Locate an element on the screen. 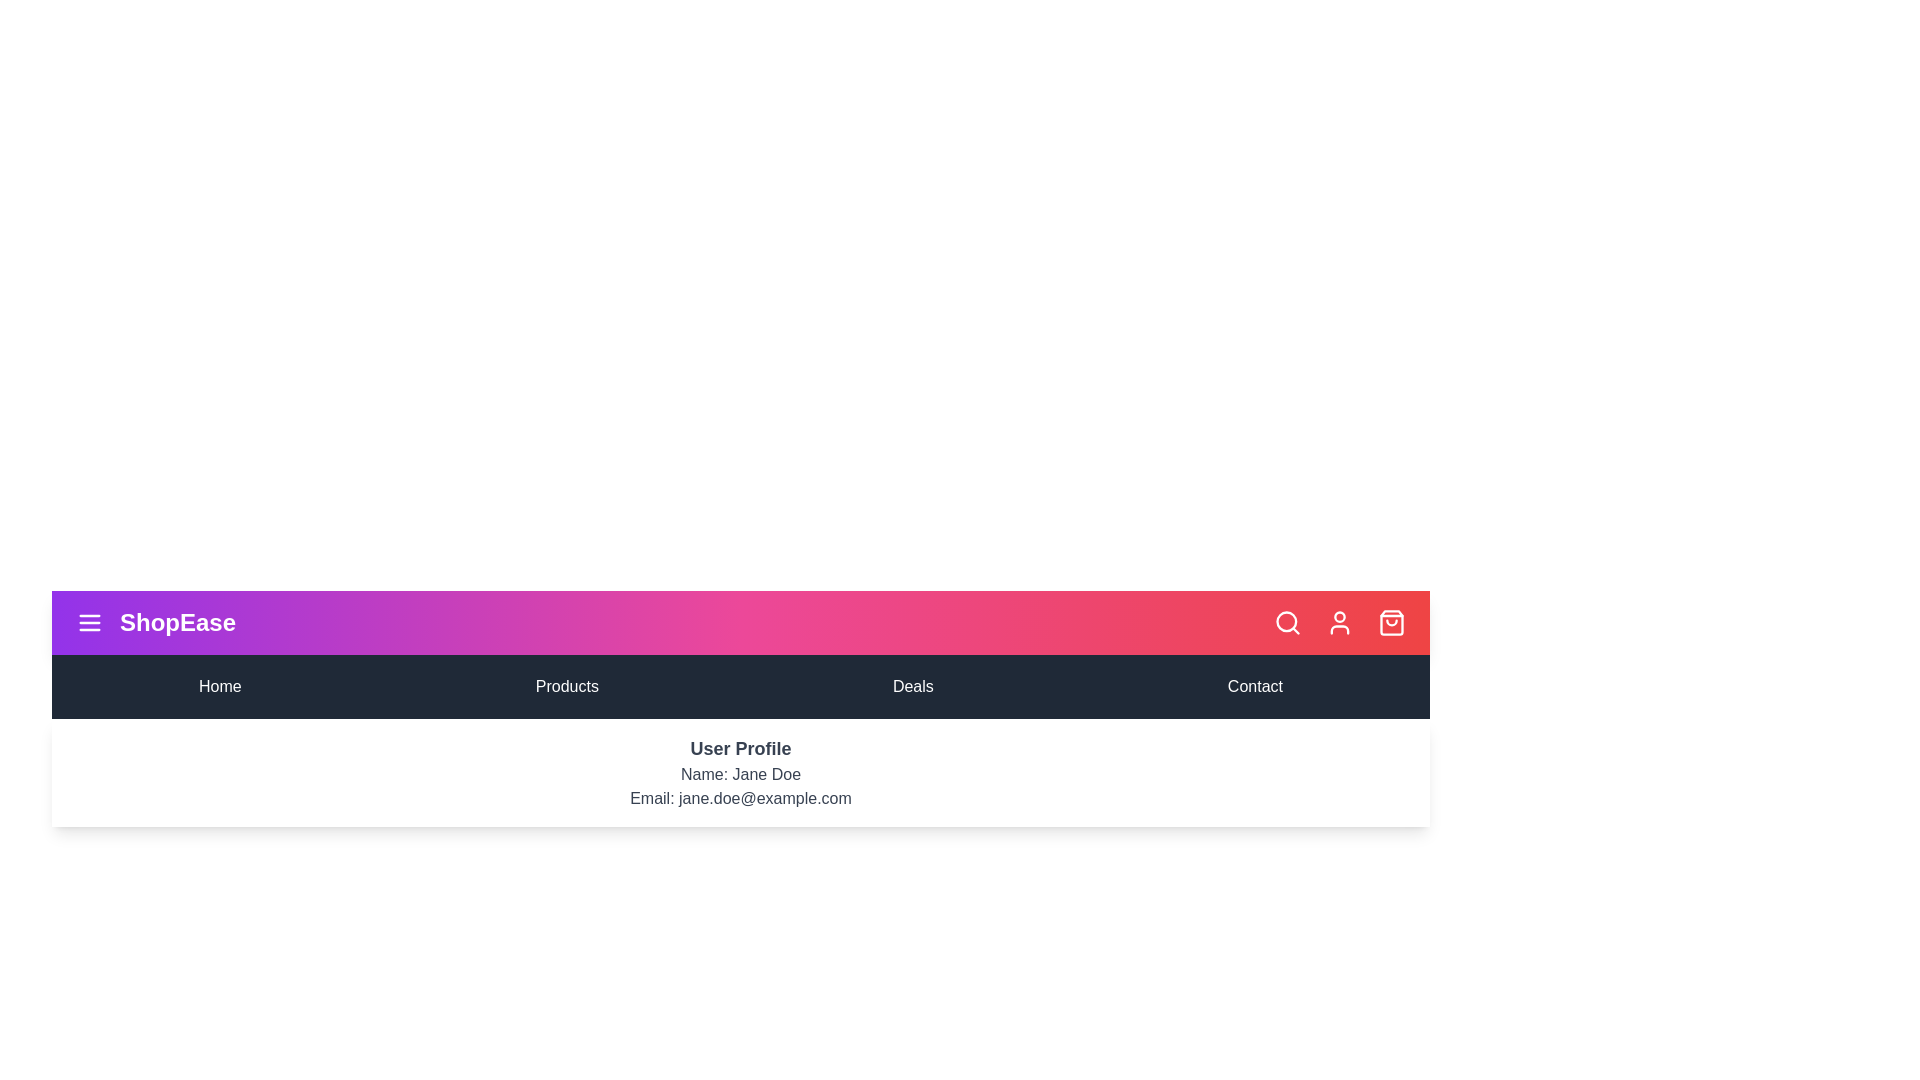  the menu item Deals to navigate to the corresponding section is located at coordinates (911, 685).